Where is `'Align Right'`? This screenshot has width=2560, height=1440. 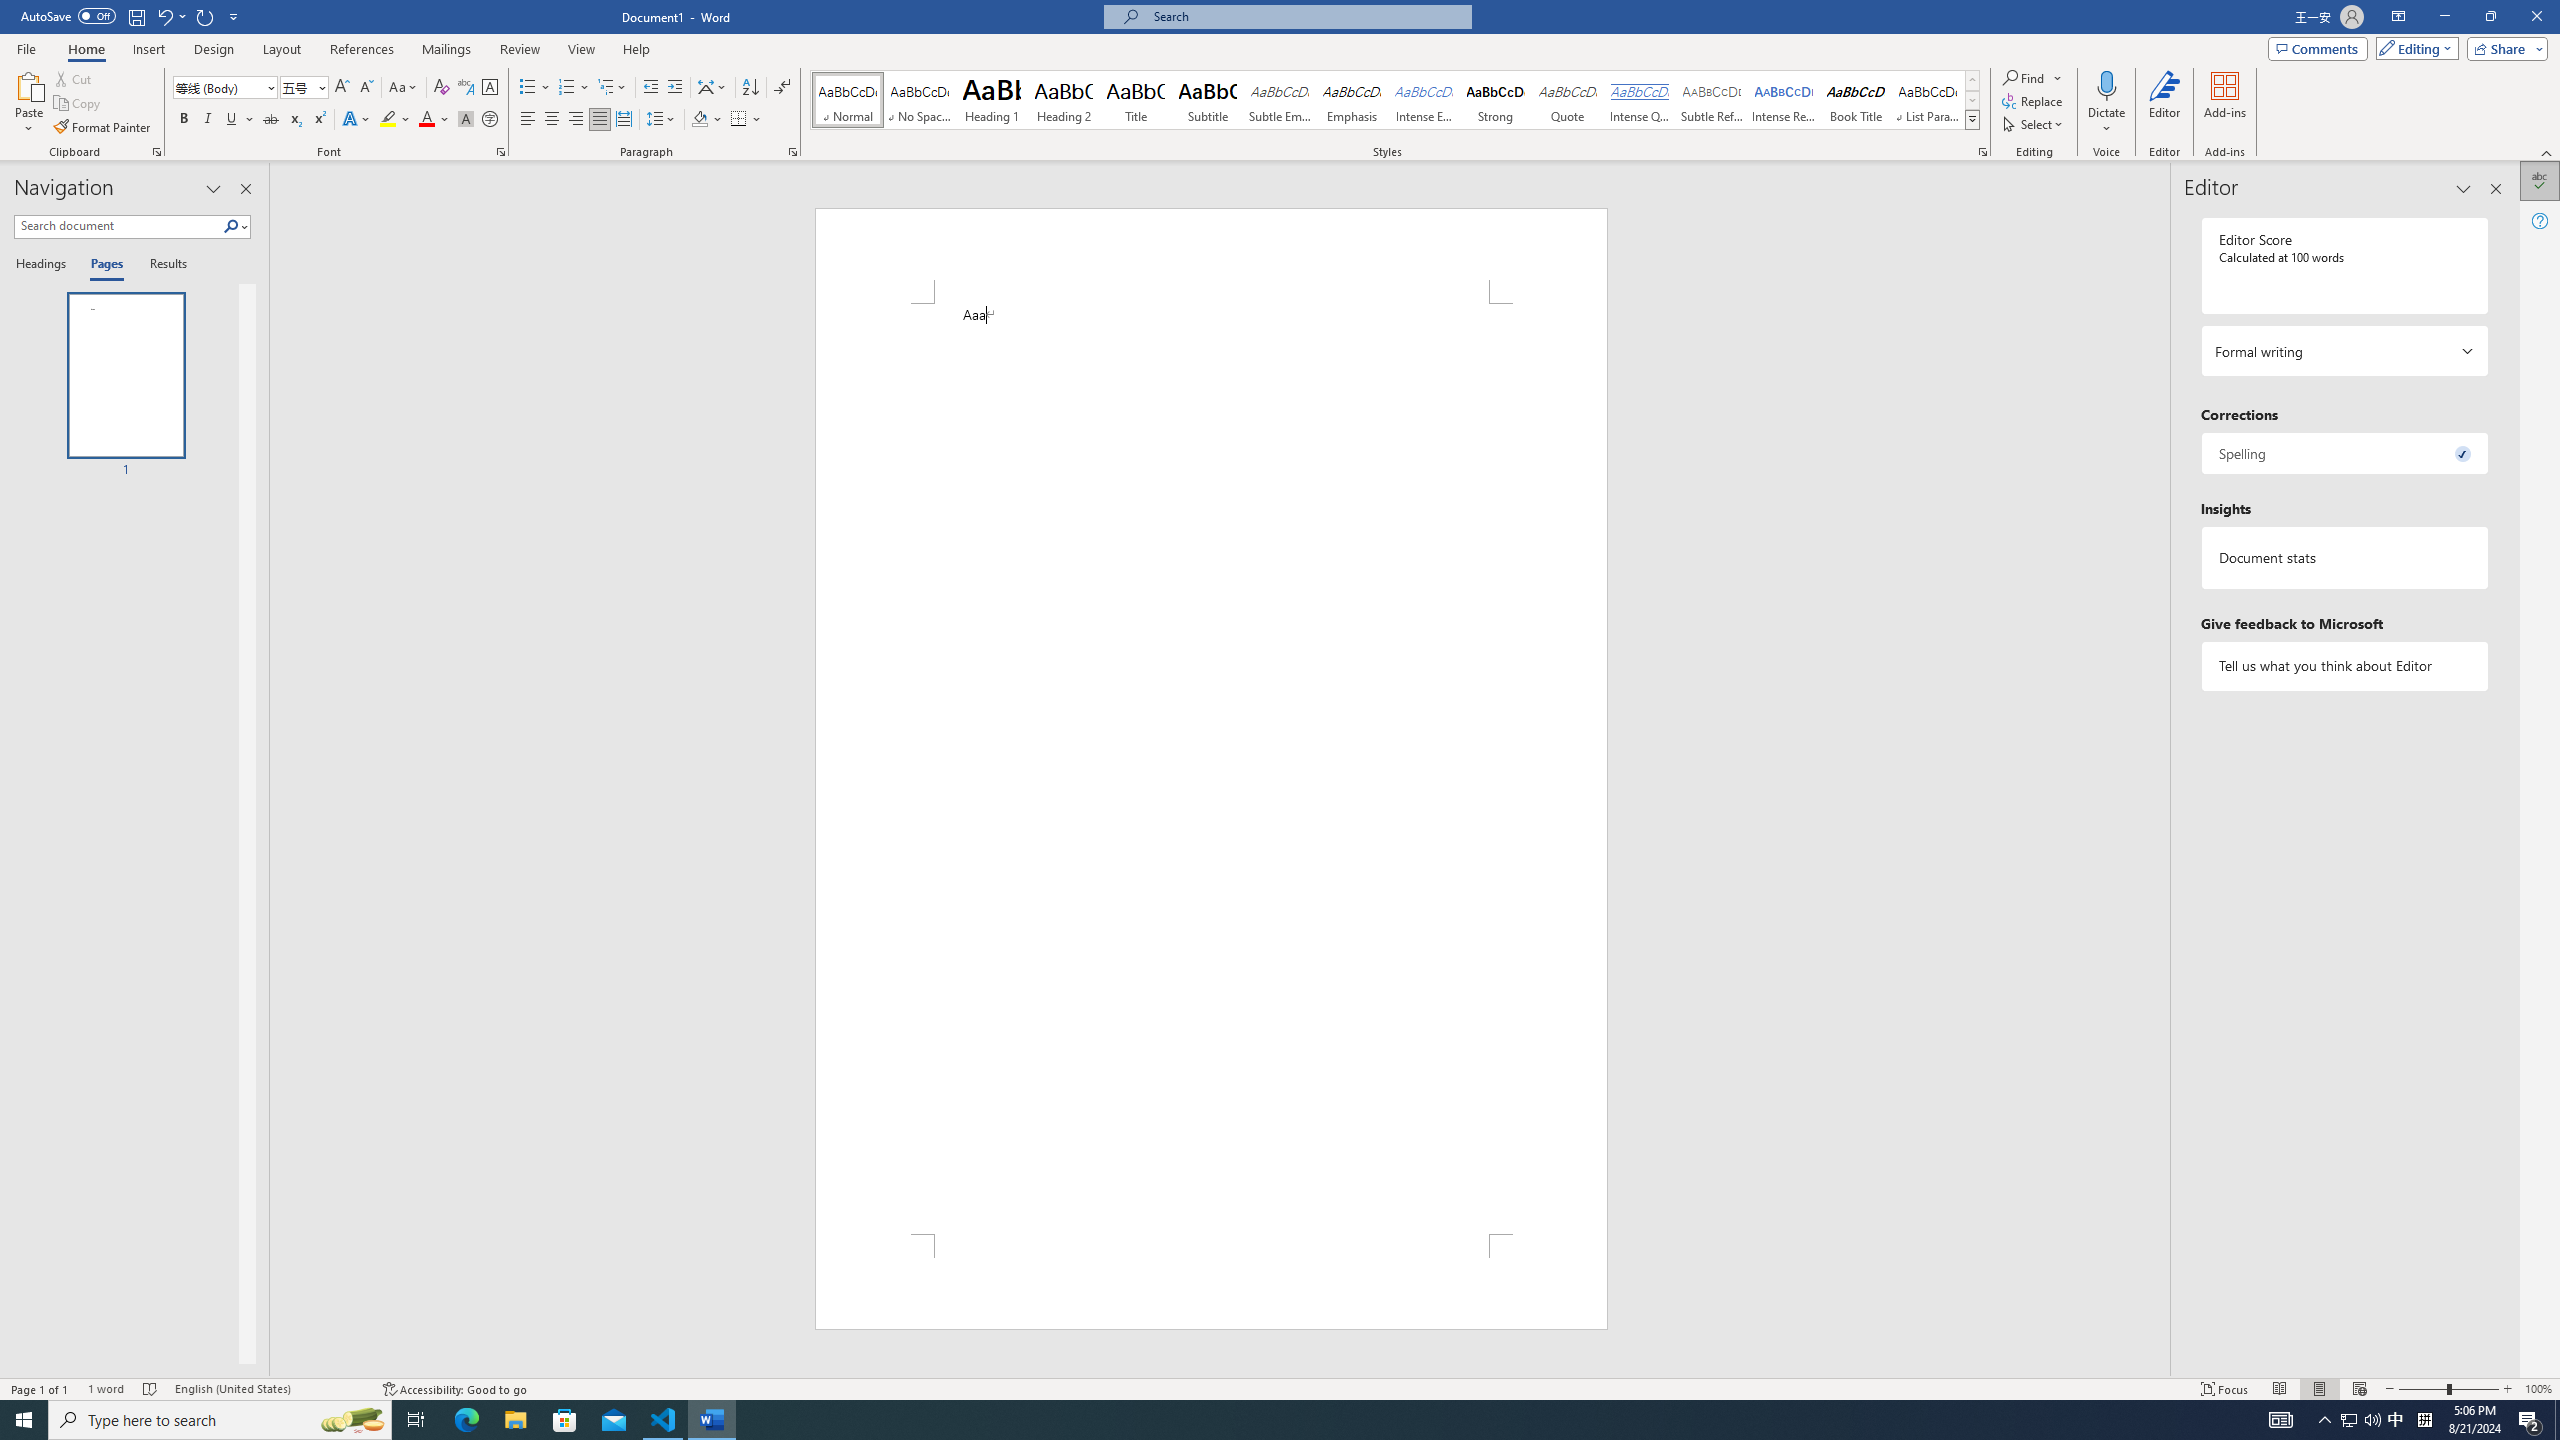 'Align Right' is located at coordinates (575, 118).